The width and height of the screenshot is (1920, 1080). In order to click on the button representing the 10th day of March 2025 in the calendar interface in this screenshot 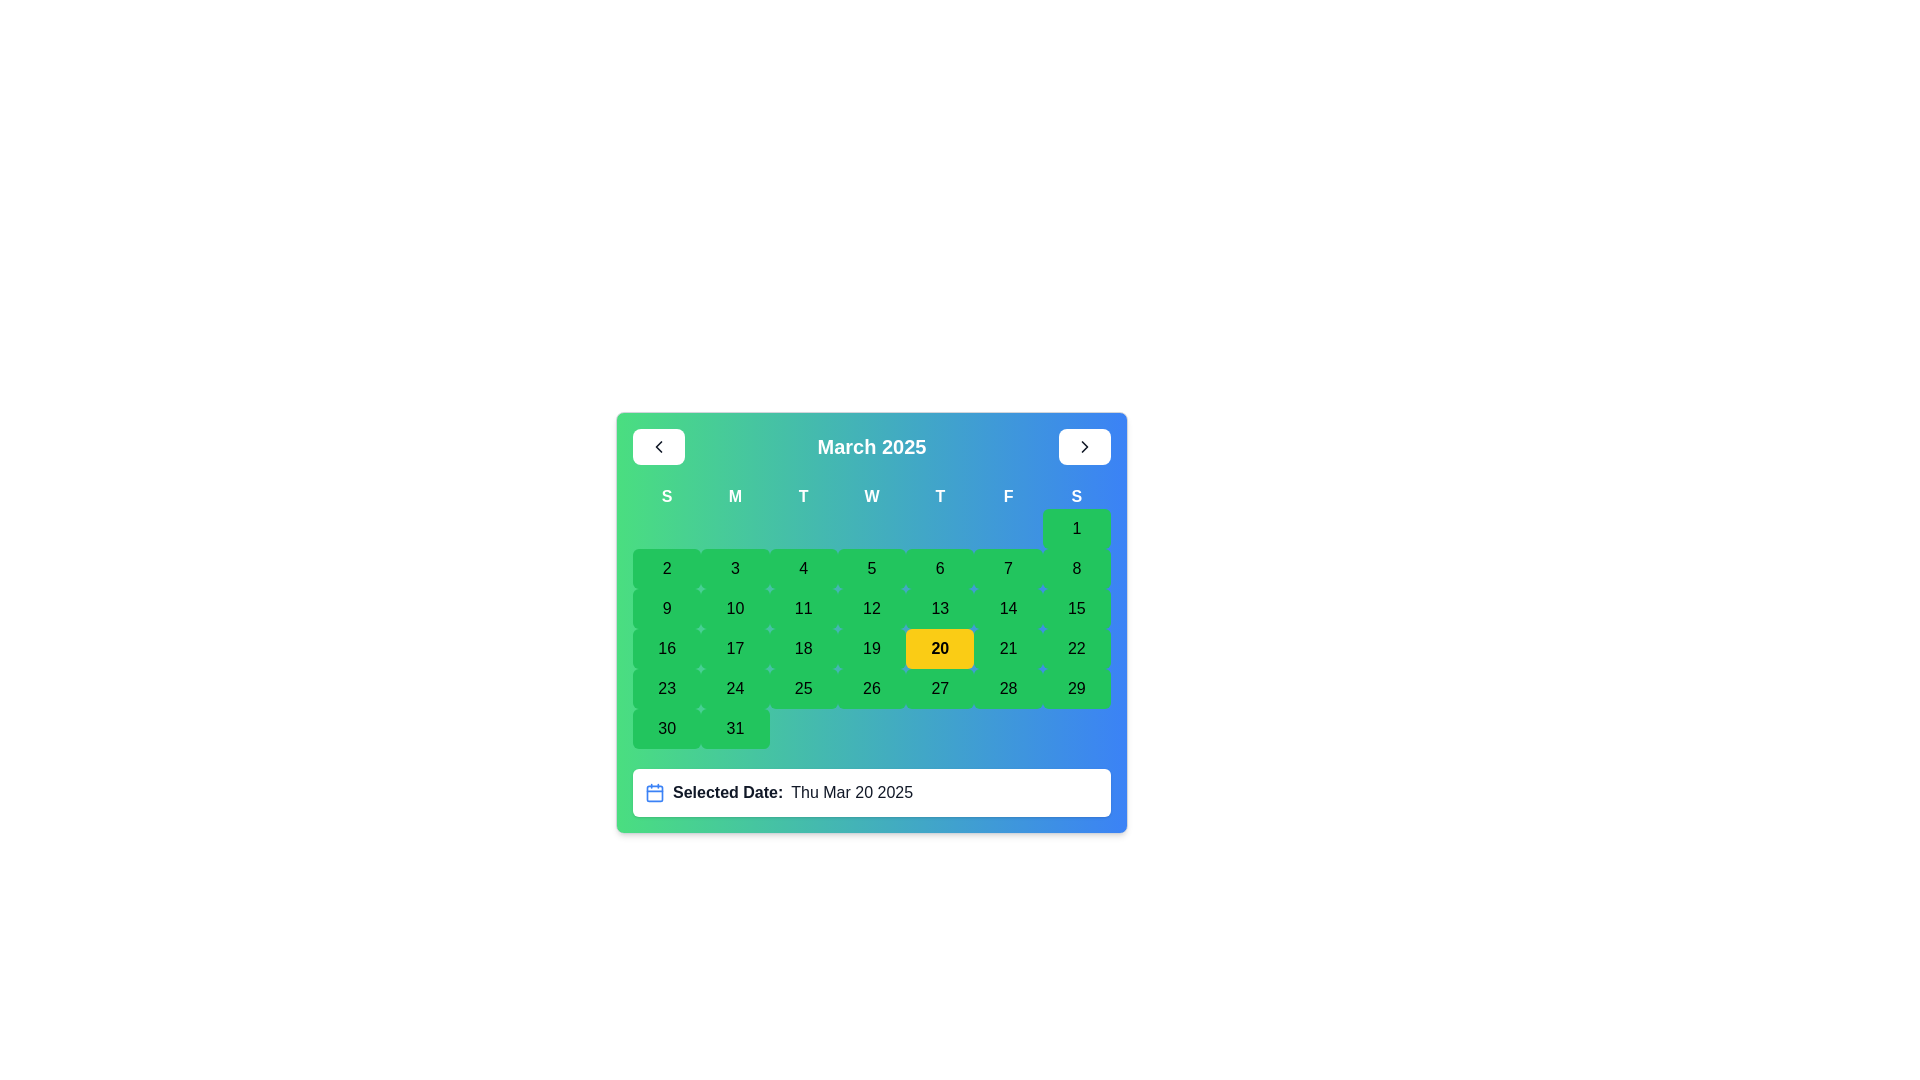, I will do `click(734, 608)`.